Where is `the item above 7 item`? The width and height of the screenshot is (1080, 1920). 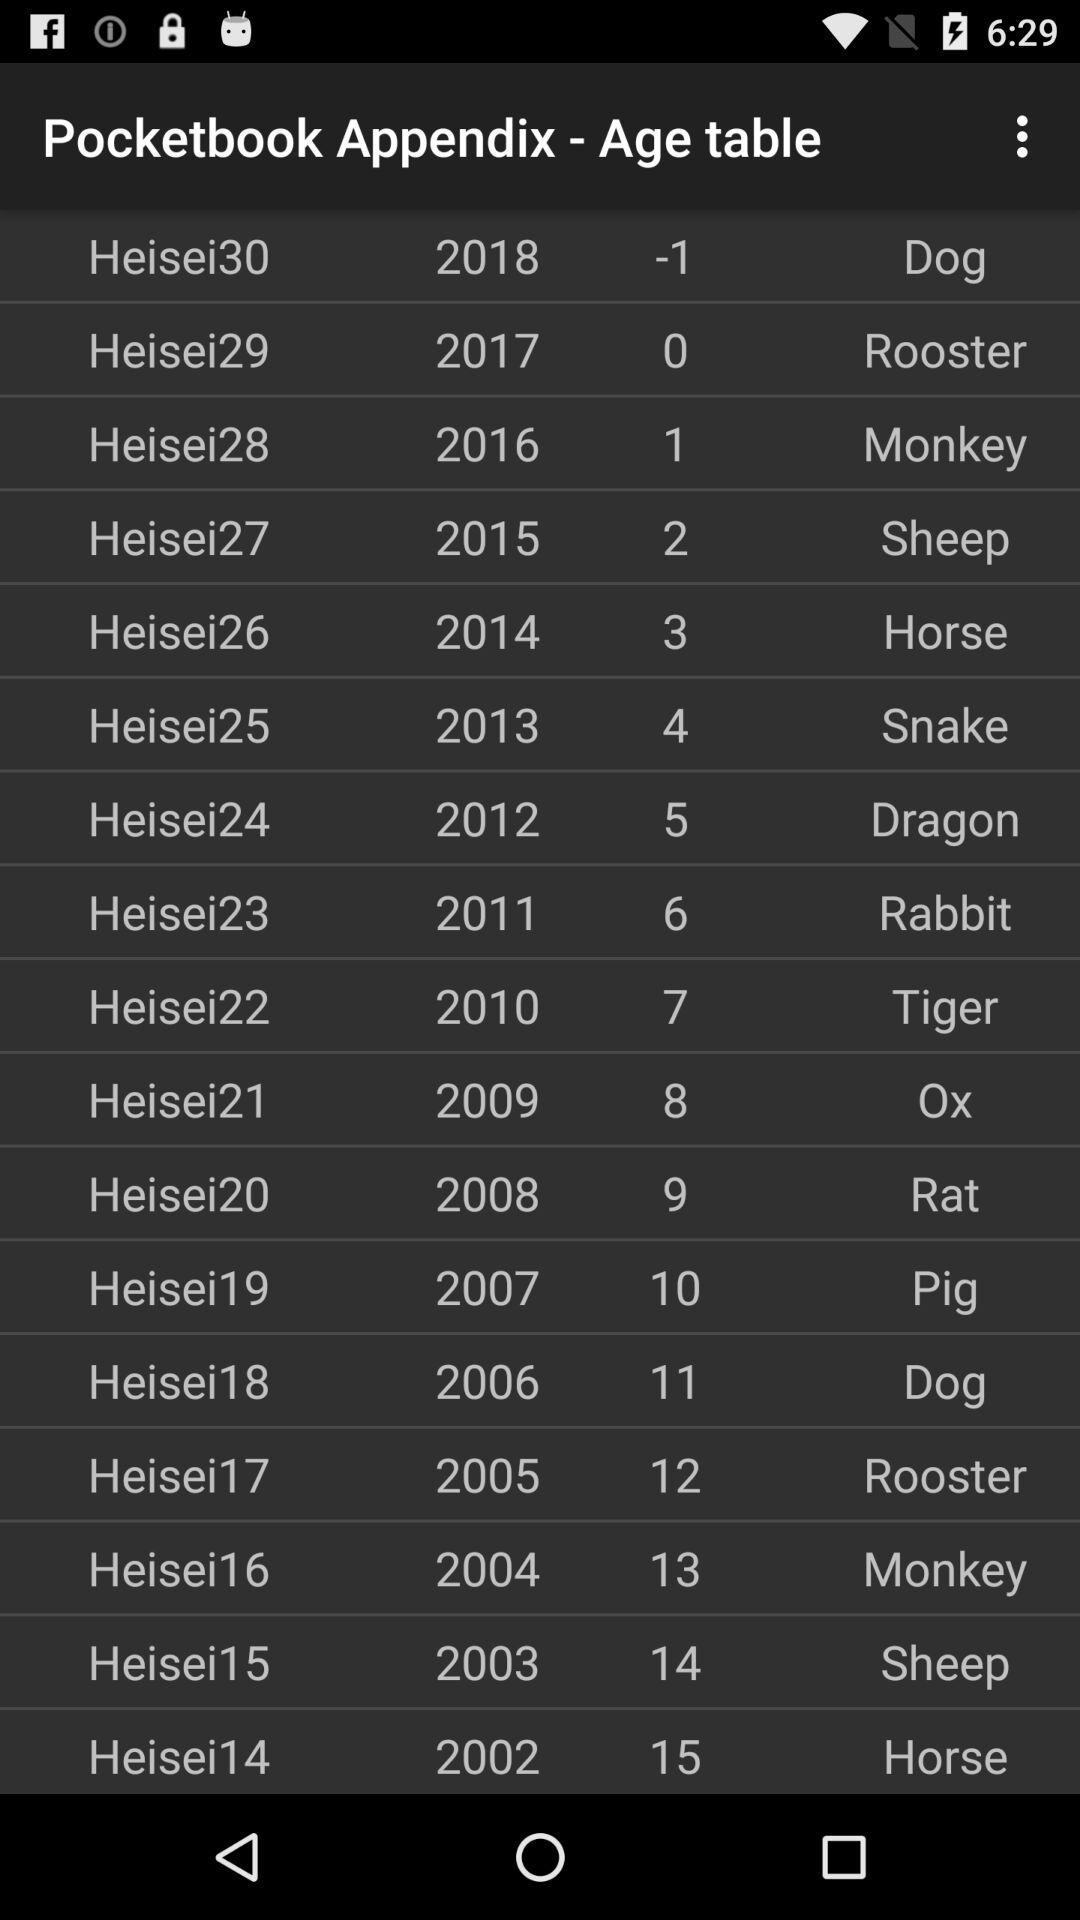
the item above 7 item is located at coordinates (945, 910).